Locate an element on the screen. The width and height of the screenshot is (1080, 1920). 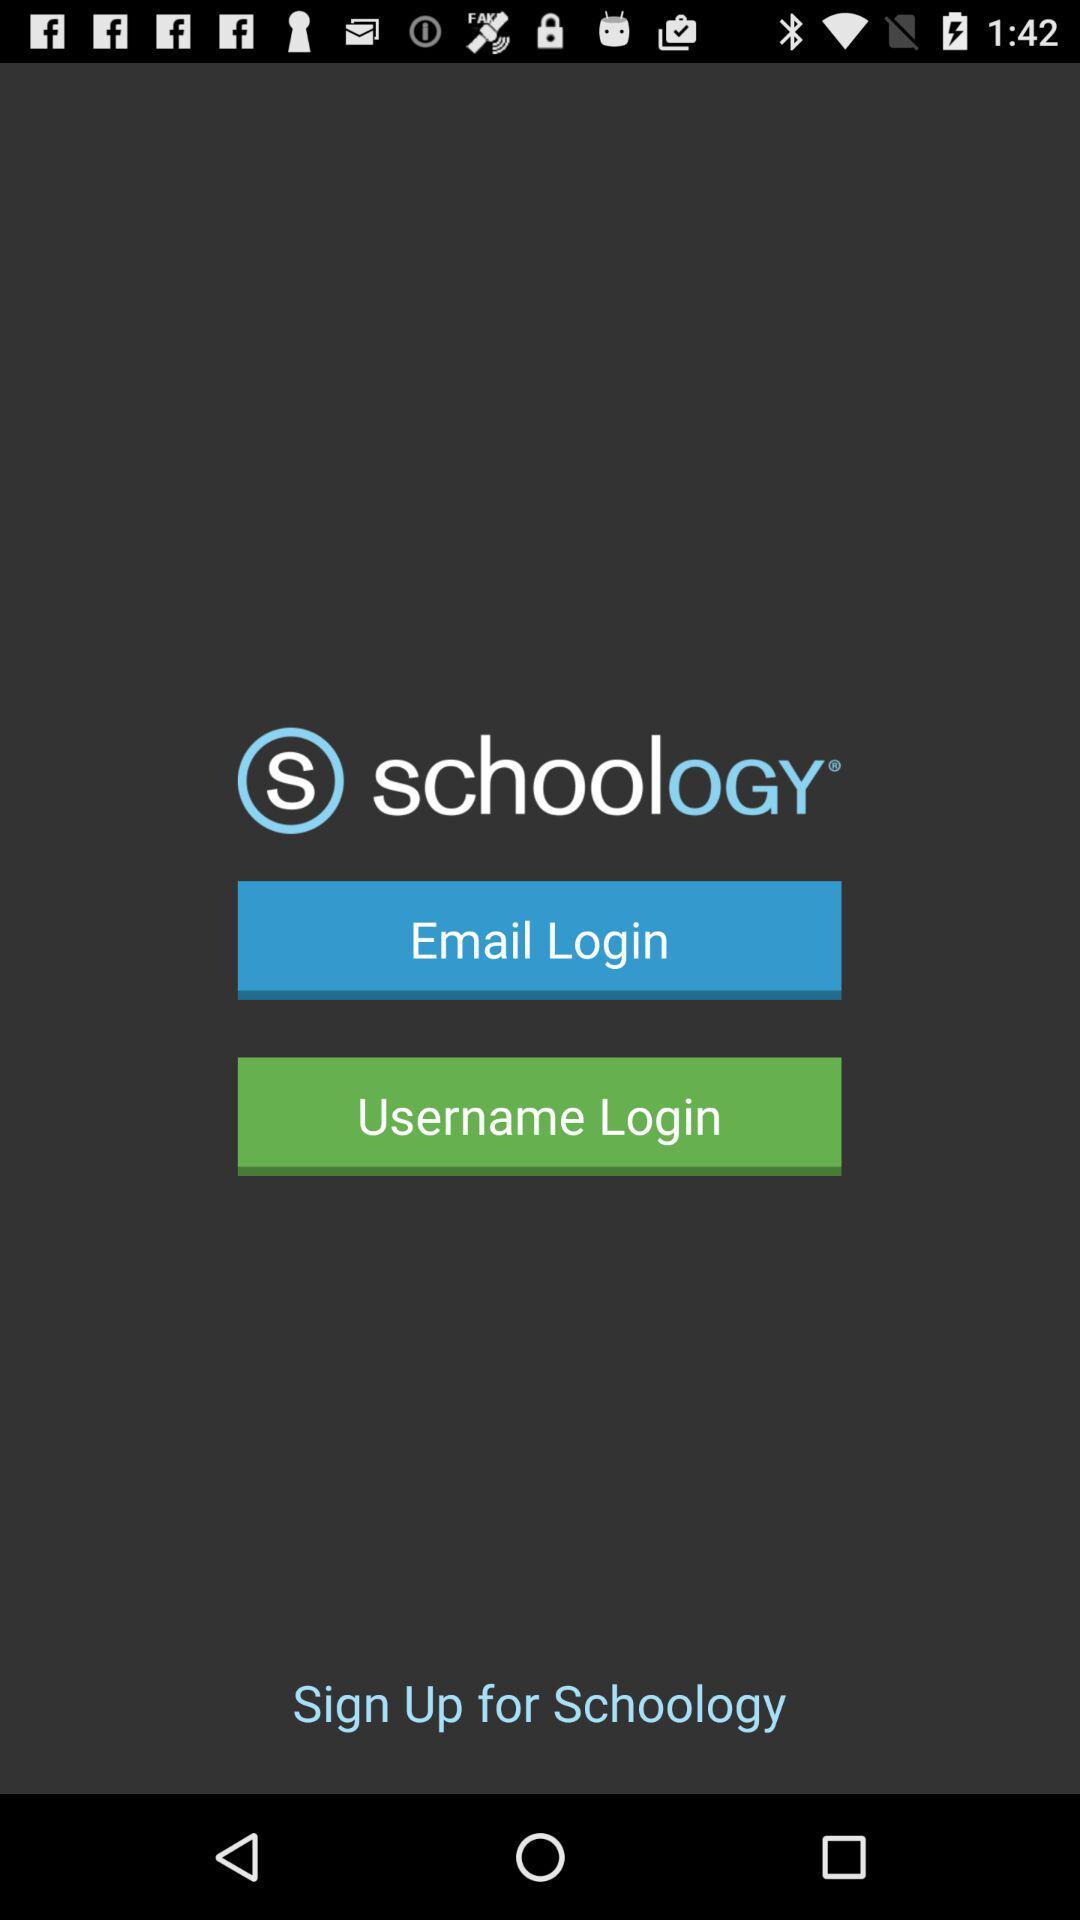
the email login is located at coordinates (538, 939).